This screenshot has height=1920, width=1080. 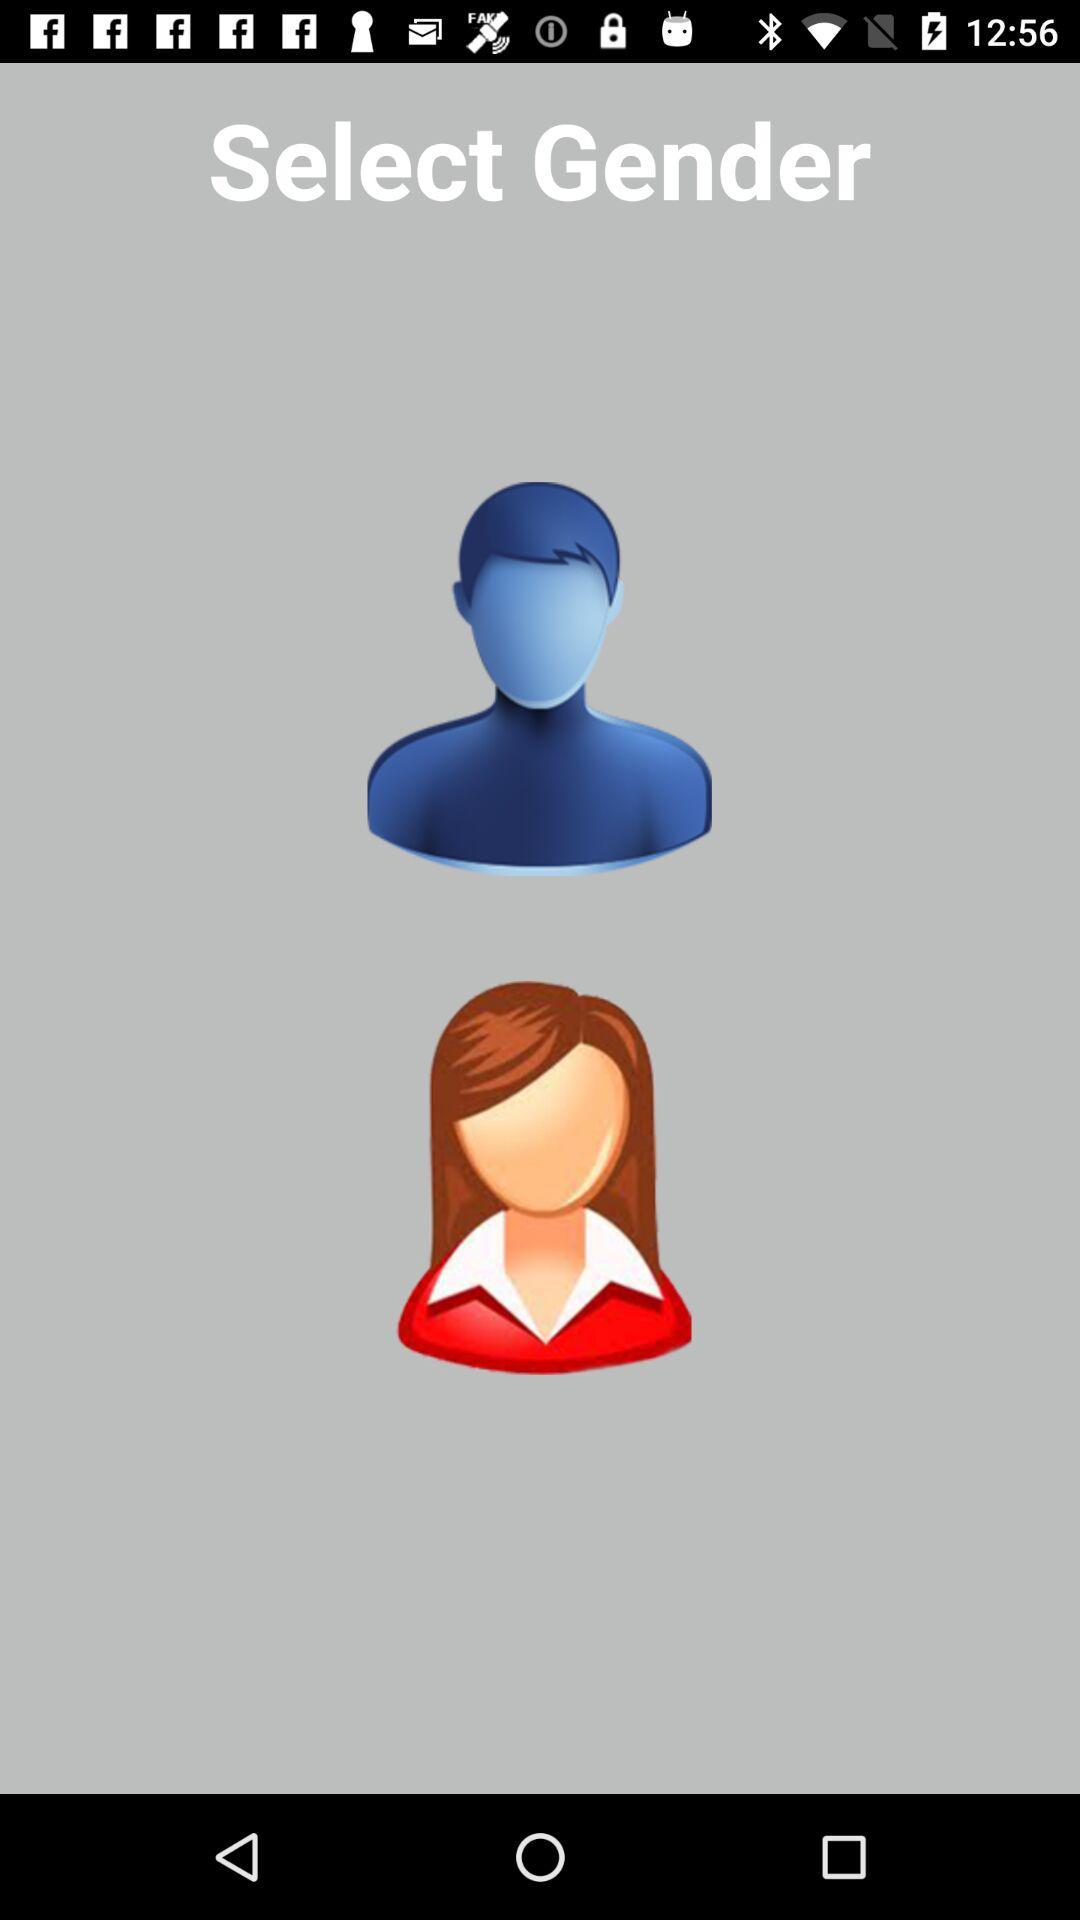 I want to click on pick male gender, so click(x=538, y=679).